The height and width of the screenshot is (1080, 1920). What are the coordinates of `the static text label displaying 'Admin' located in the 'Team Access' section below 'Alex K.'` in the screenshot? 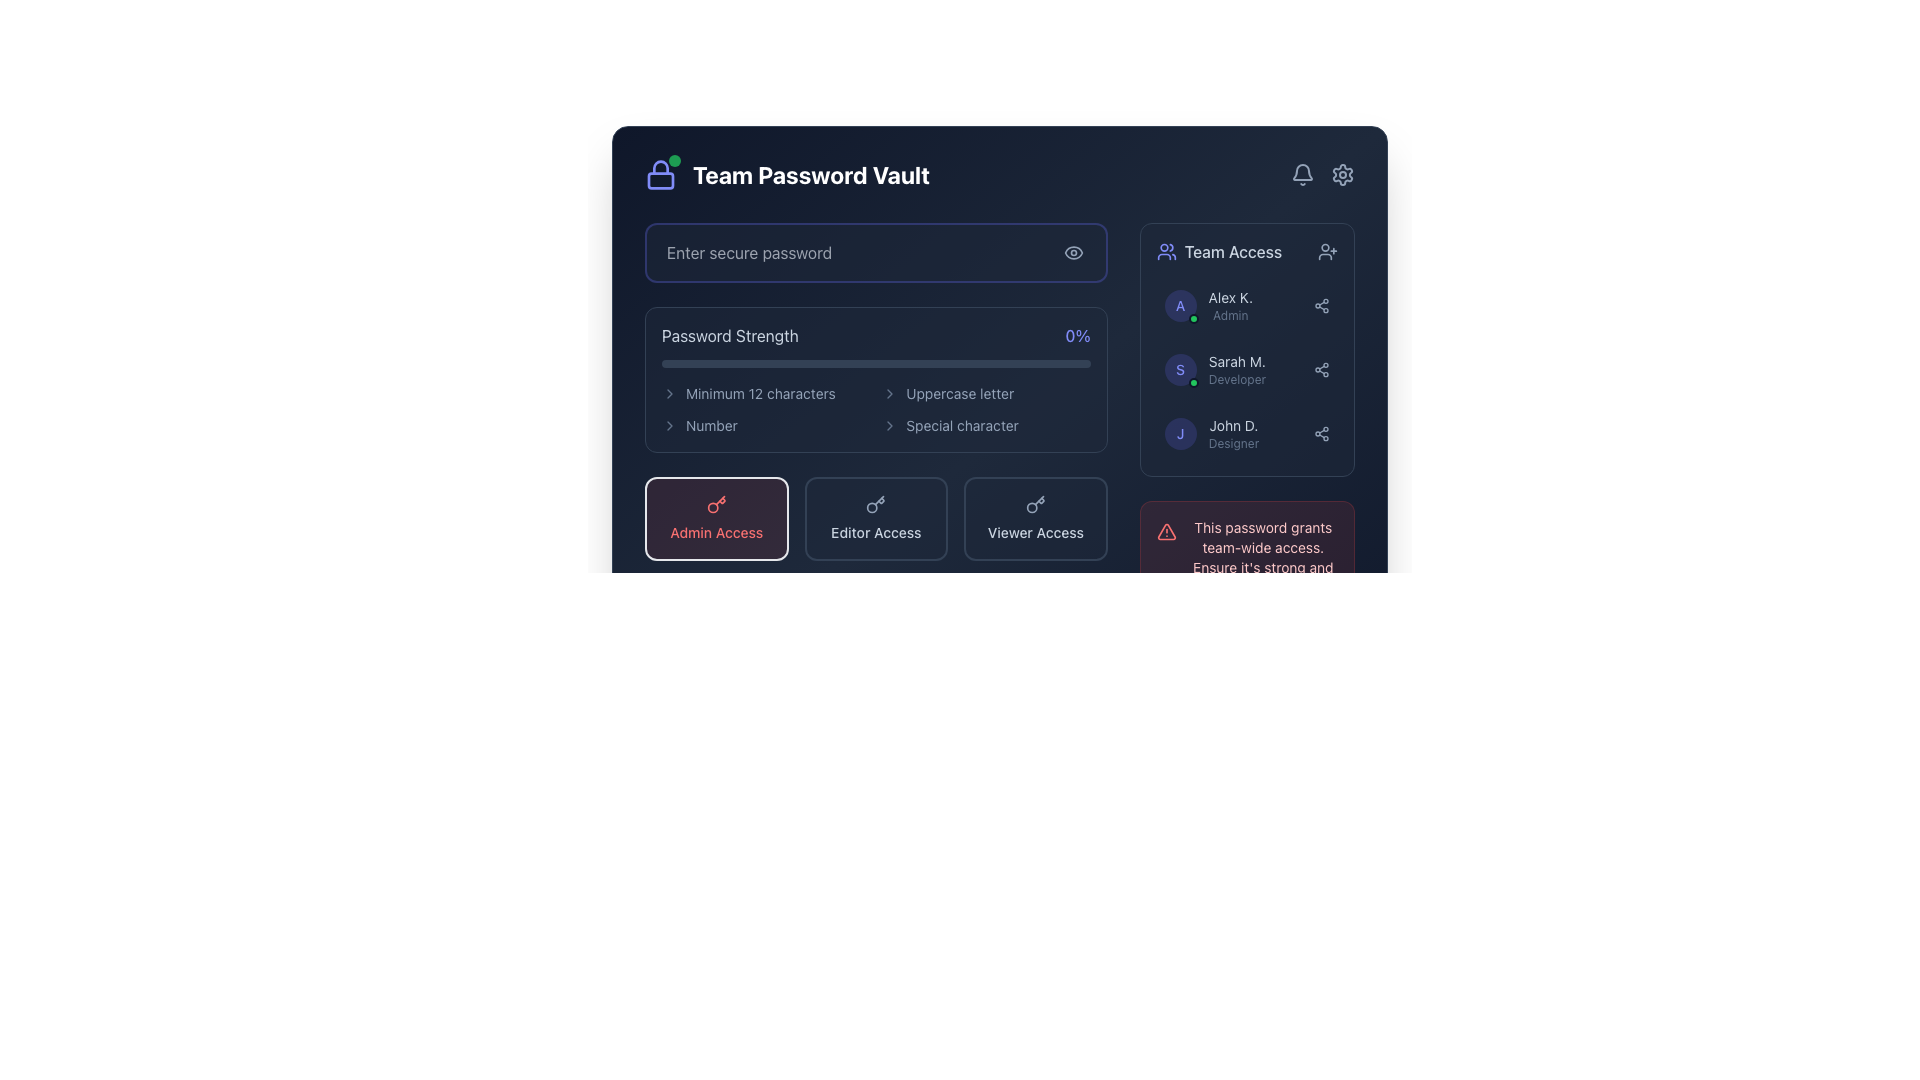 It's located at (1229, 315).